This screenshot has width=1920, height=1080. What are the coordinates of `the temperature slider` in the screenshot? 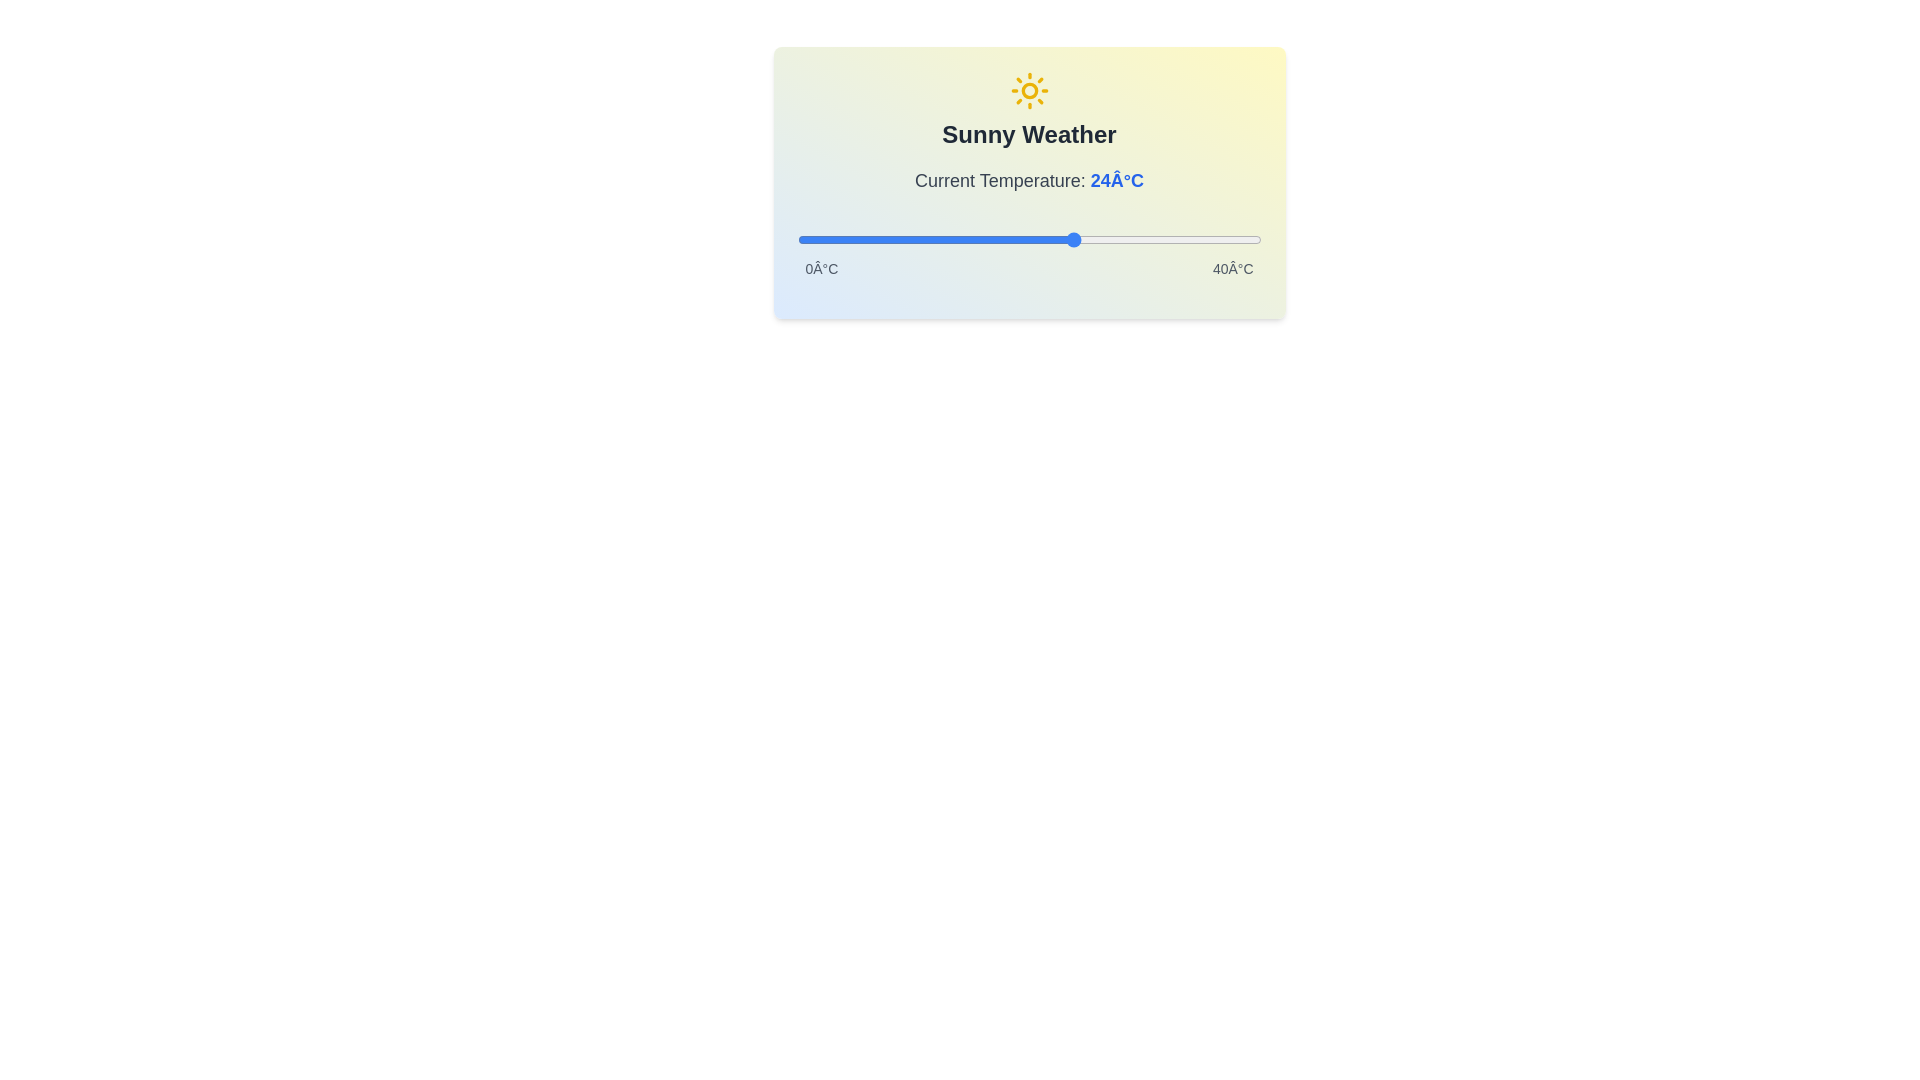 It's located at (1202, 238).